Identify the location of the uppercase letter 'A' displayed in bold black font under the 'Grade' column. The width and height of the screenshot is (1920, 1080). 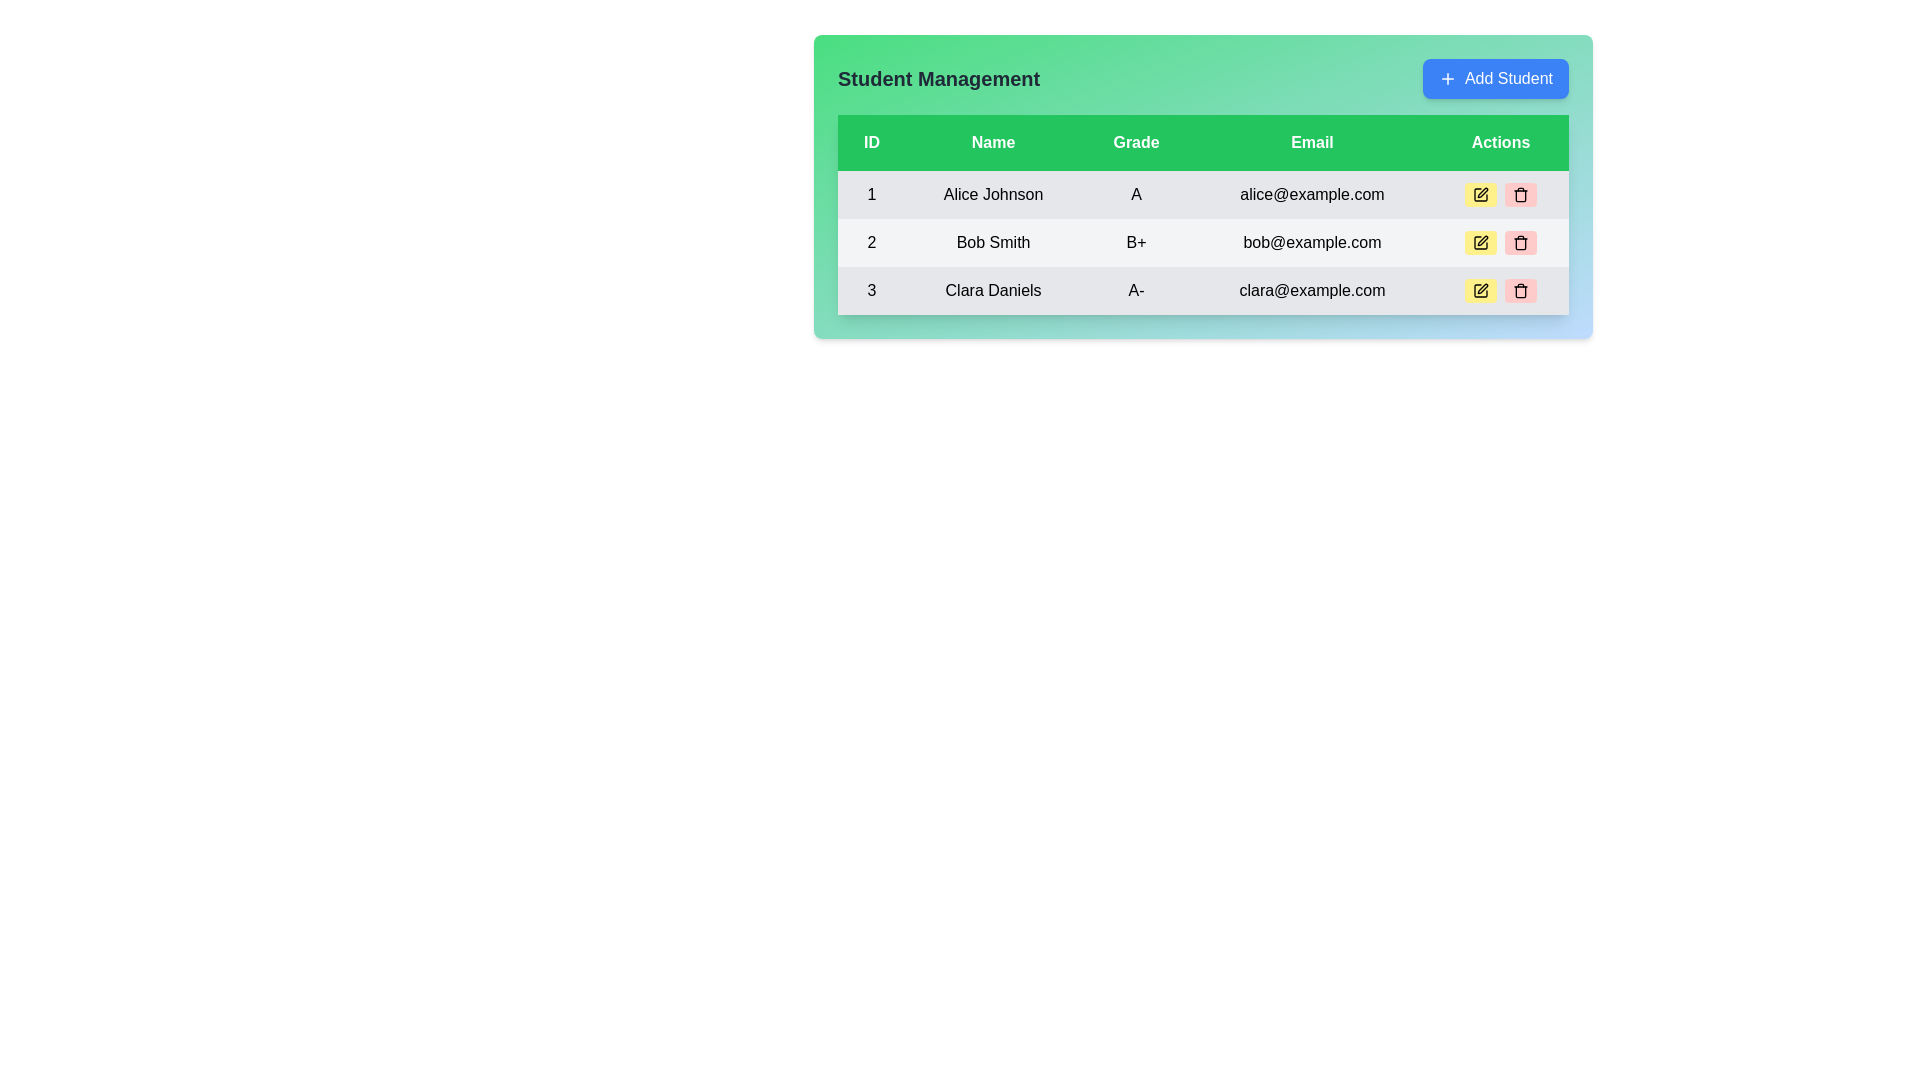
(1136, 195).